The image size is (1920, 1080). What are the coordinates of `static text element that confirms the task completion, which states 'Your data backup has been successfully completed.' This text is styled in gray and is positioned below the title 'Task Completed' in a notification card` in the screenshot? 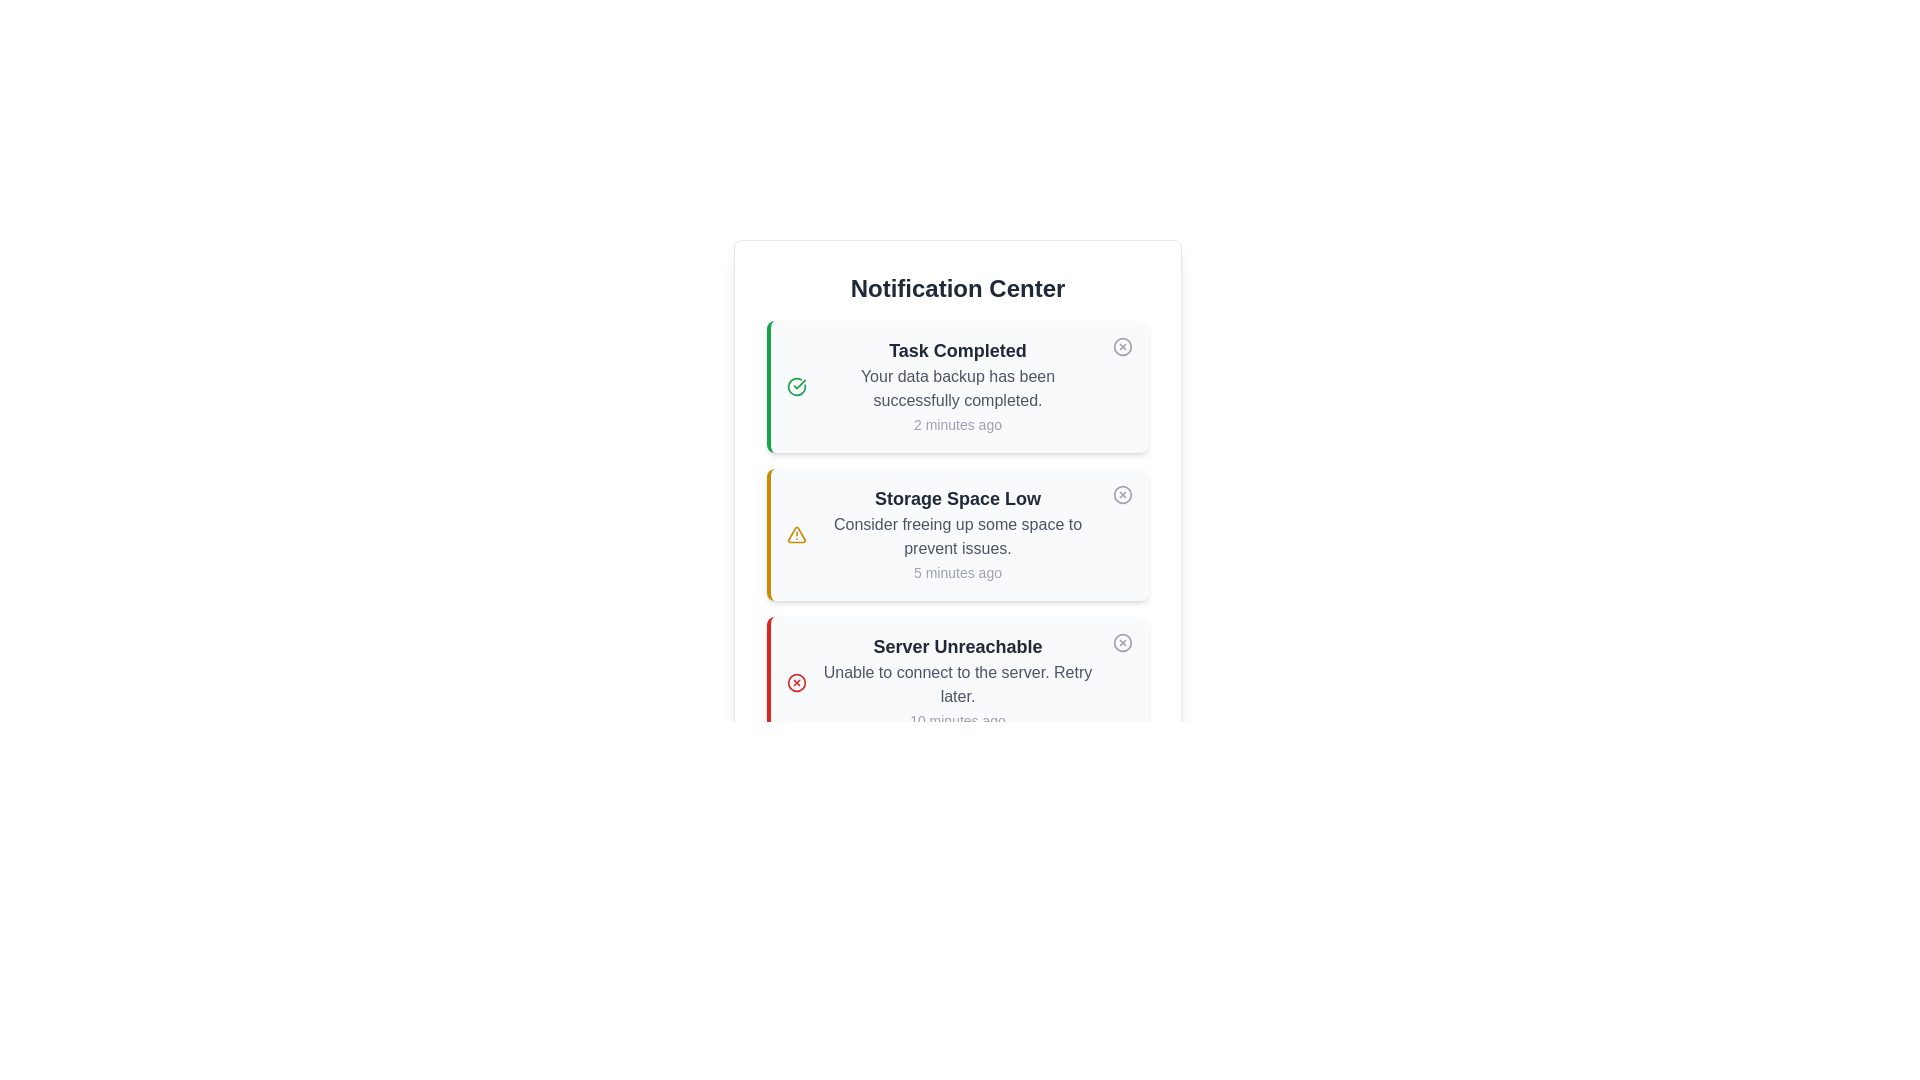 It's located at (957, 389).